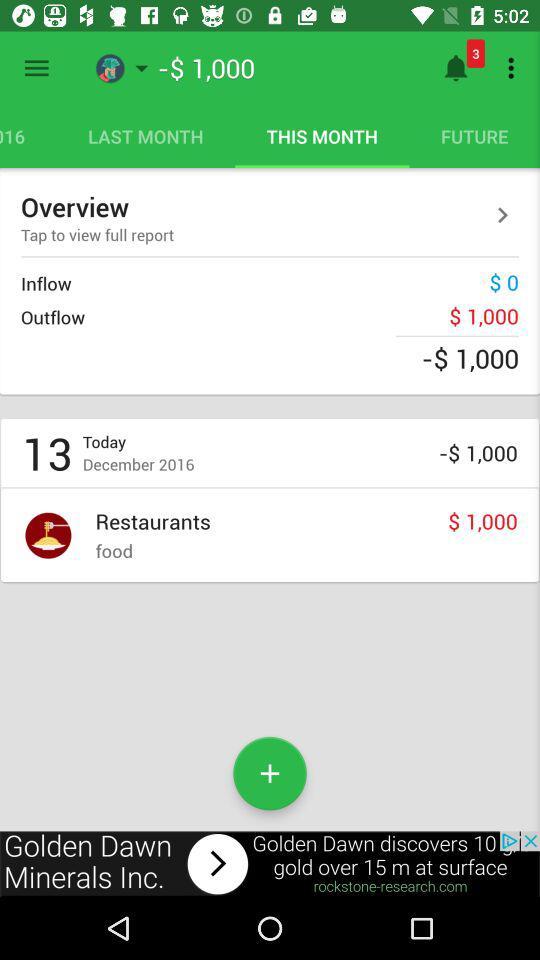 The image size is (540, 960). What do you see at coordinates (502, 215) in the screenshot?
I see `next button` at bounding box center [502, 215].